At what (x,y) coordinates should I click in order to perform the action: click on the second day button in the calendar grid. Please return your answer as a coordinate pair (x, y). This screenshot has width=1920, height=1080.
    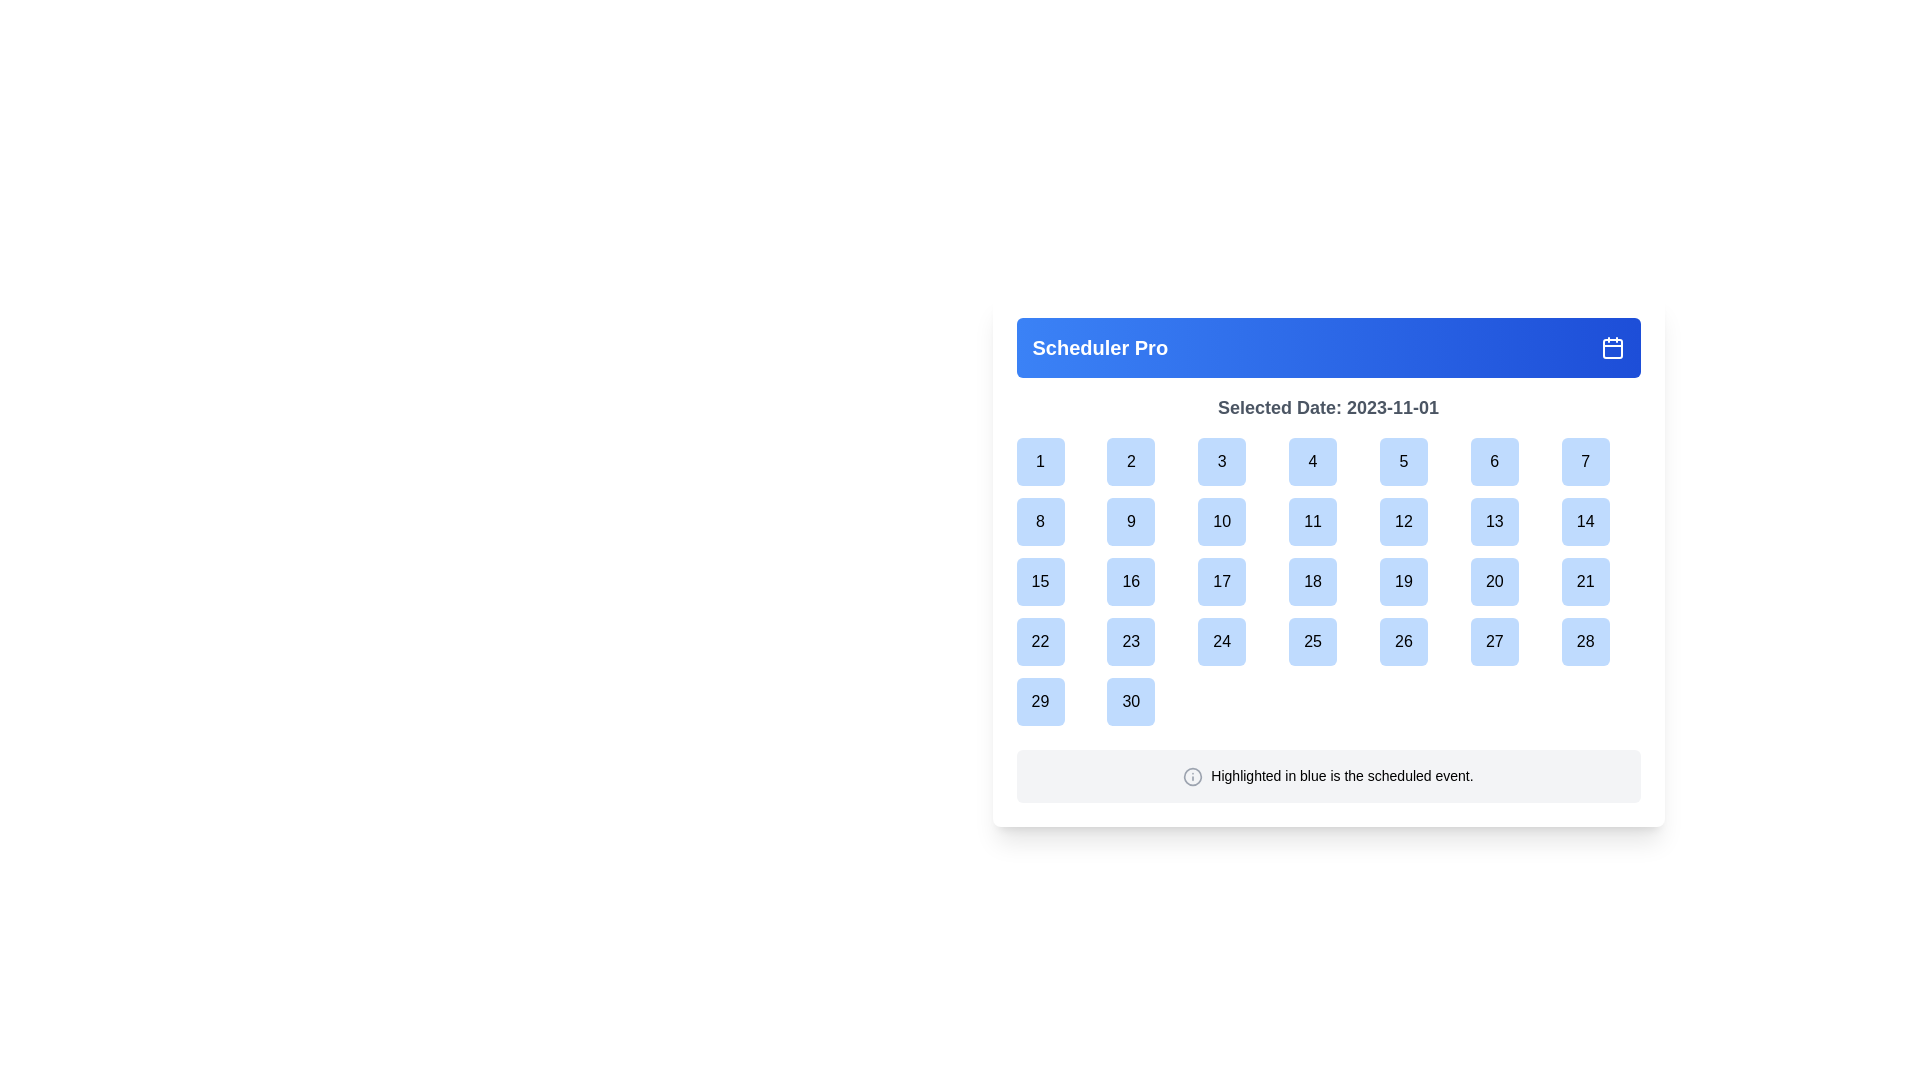
    Looking at the image, I should click on (1146, 462).